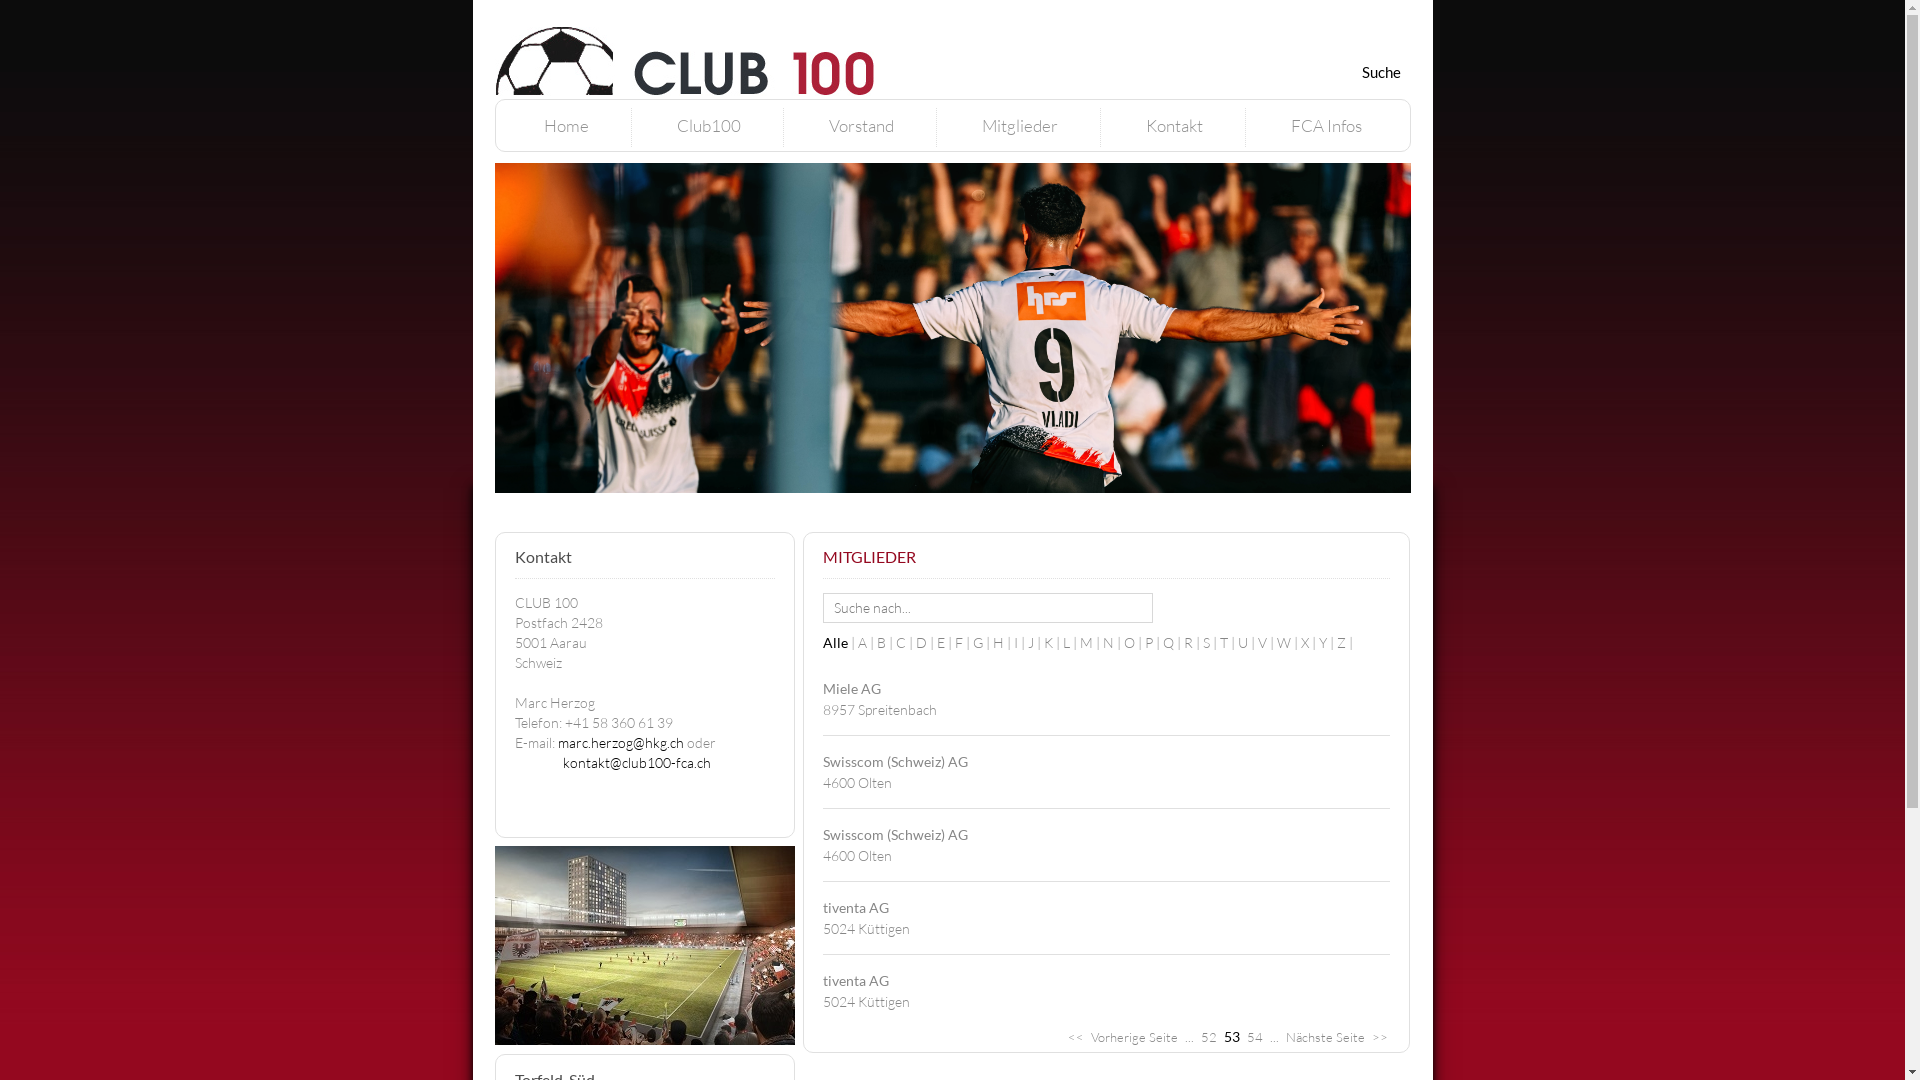 The height and width of the screenshot is (1080, 1920). Describe the element at coordinates (1379, 1036) in the screenshot. I see `'>>'` at that location.